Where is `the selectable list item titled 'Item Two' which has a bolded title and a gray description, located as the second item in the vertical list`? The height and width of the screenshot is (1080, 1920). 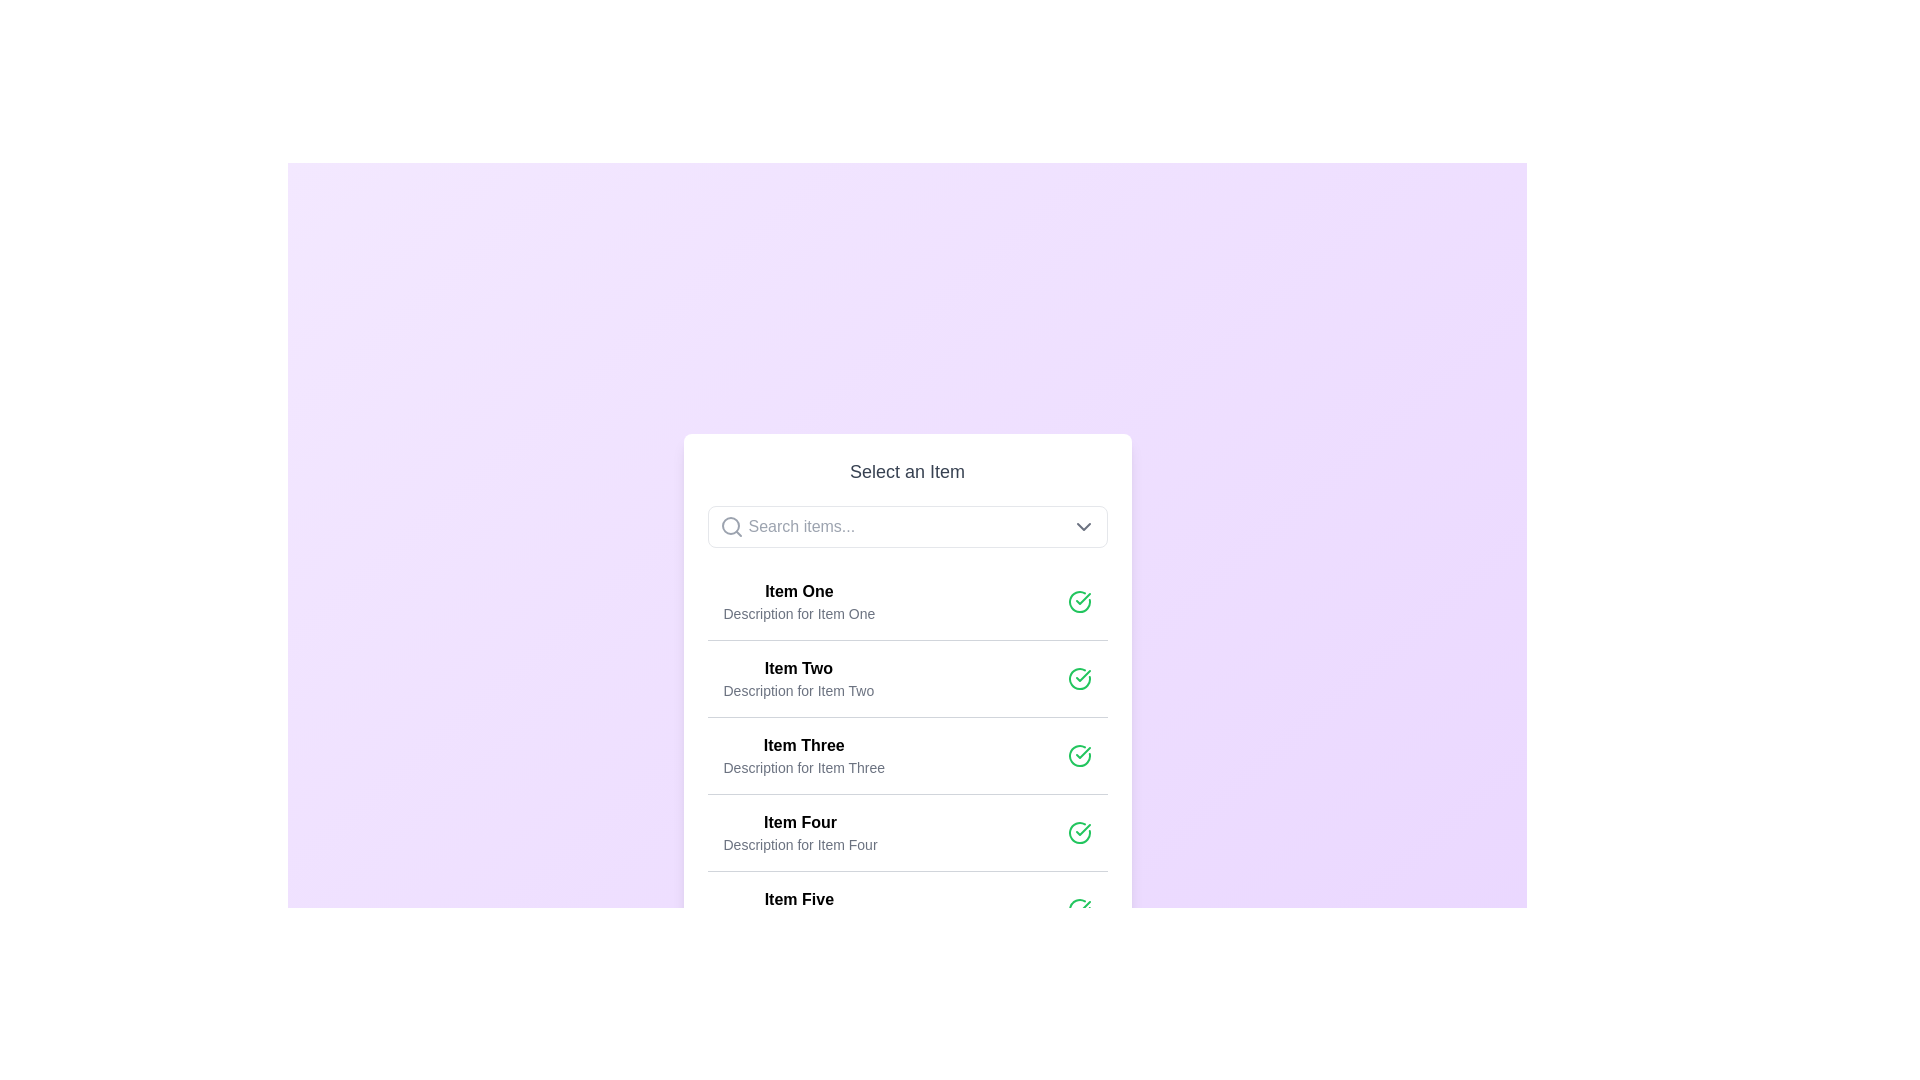 the selectable list item titled 'Item Two' which has a bolded title and a gray description, located as the second item in the vertical list is located at coordinates (797, 677).